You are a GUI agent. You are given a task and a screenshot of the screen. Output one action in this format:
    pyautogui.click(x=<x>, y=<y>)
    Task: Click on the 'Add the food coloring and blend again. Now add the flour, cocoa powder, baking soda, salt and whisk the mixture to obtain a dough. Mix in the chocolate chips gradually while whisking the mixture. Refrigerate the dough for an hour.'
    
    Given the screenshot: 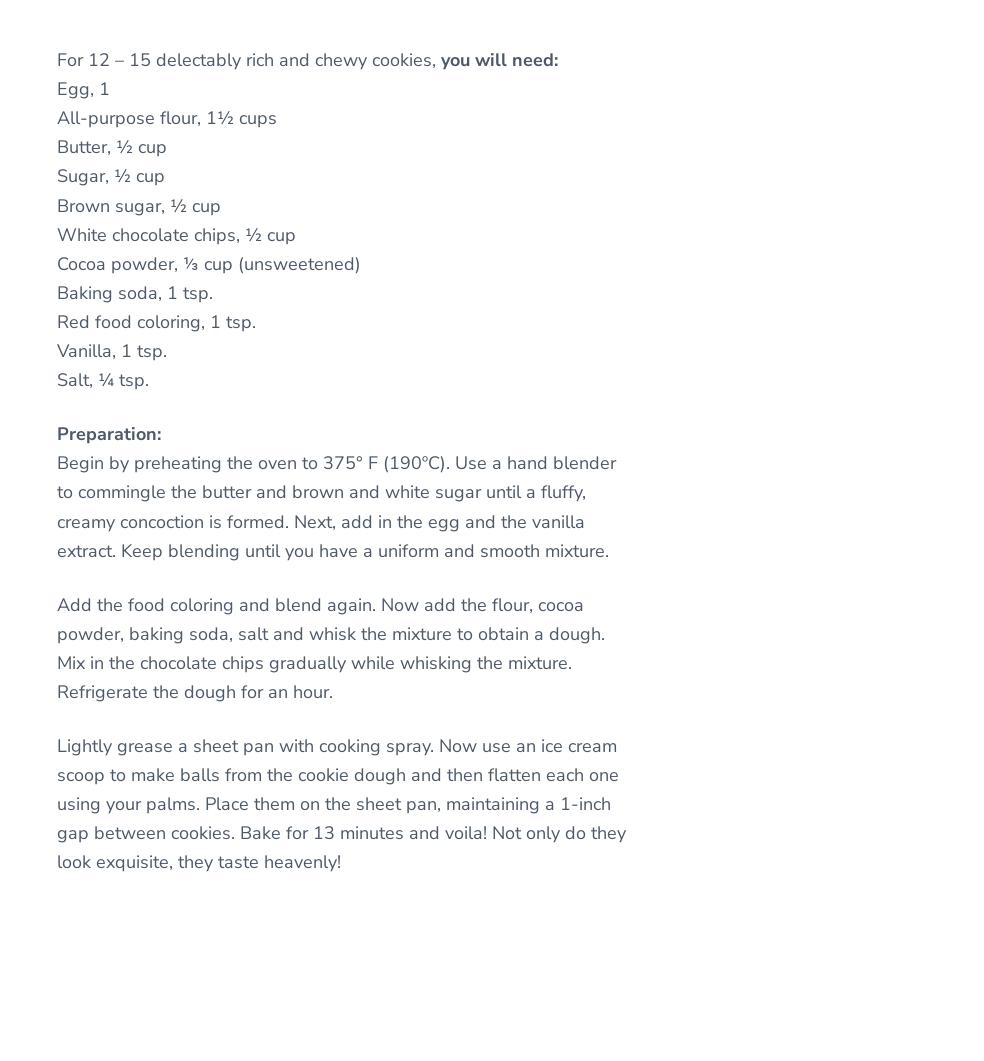 What is the action you would take?
    pyautogui.click(x=55, y=646)
    